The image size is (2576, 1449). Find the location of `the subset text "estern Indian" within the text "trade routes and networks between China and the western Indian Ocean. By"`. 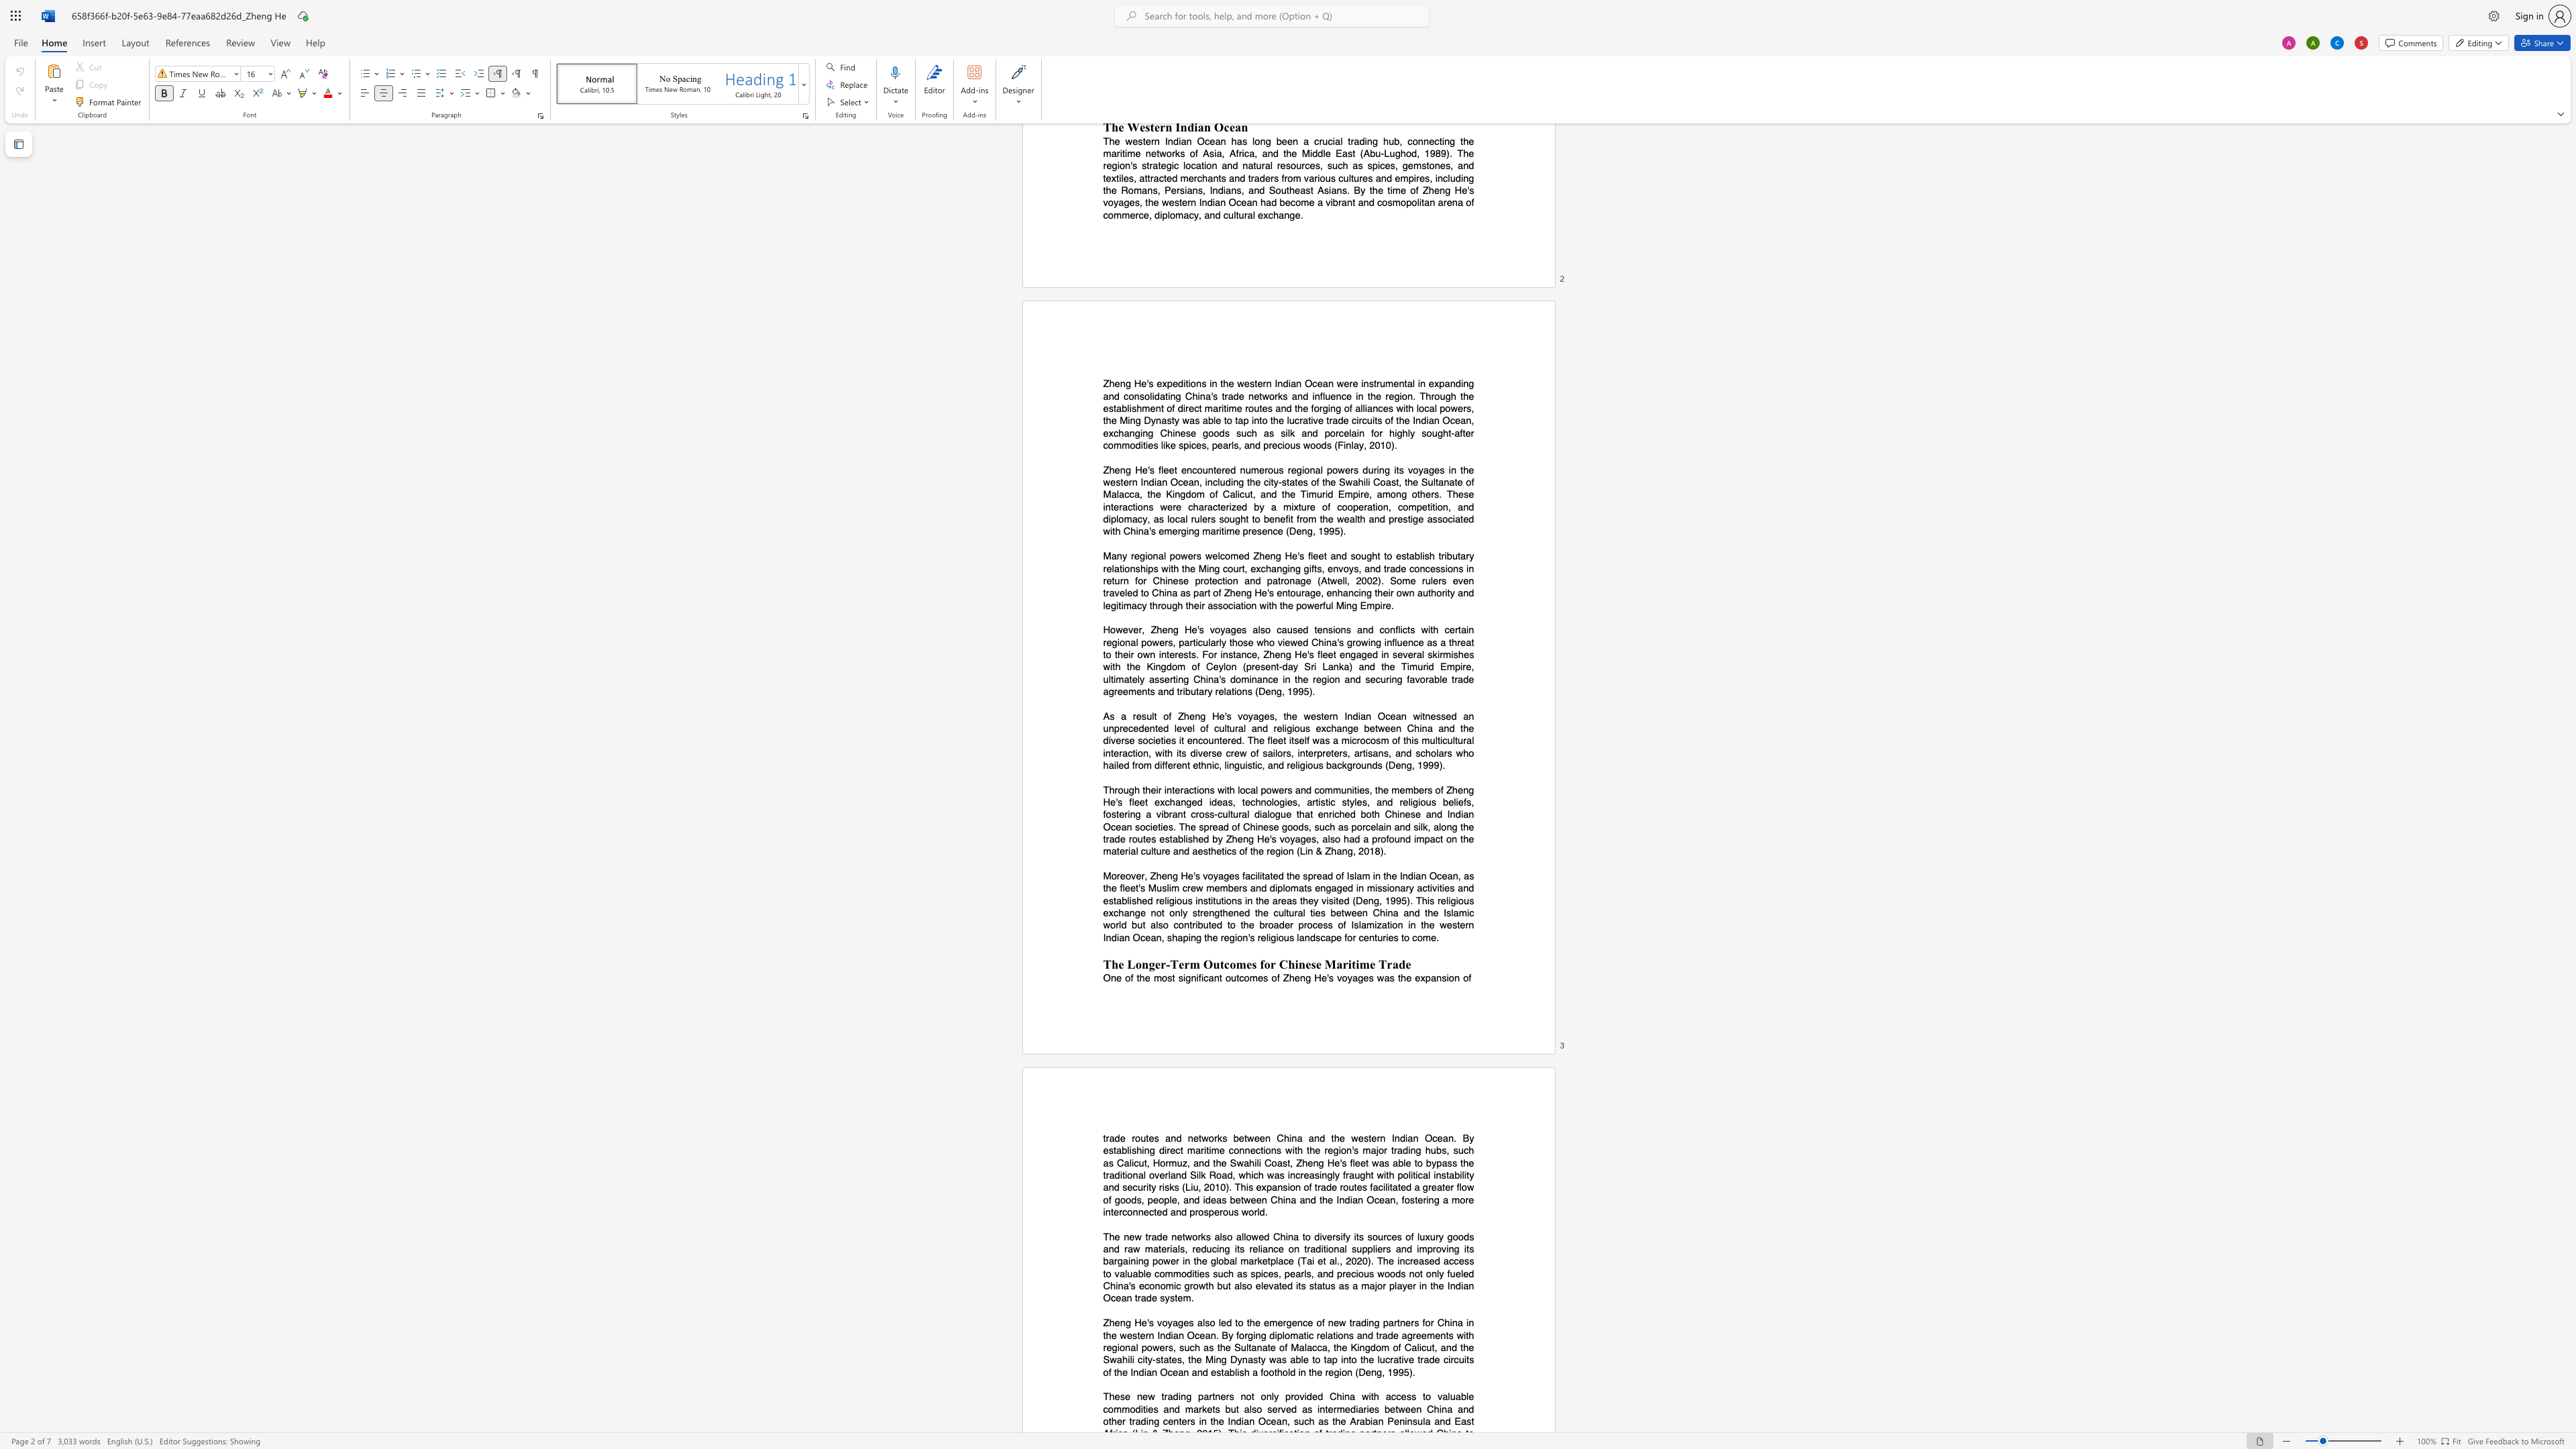

the subset text "estern Indian" within the text "trade routes and networks between China and the western Indian Ocean. By" is located at coordinates (1357, 1137).